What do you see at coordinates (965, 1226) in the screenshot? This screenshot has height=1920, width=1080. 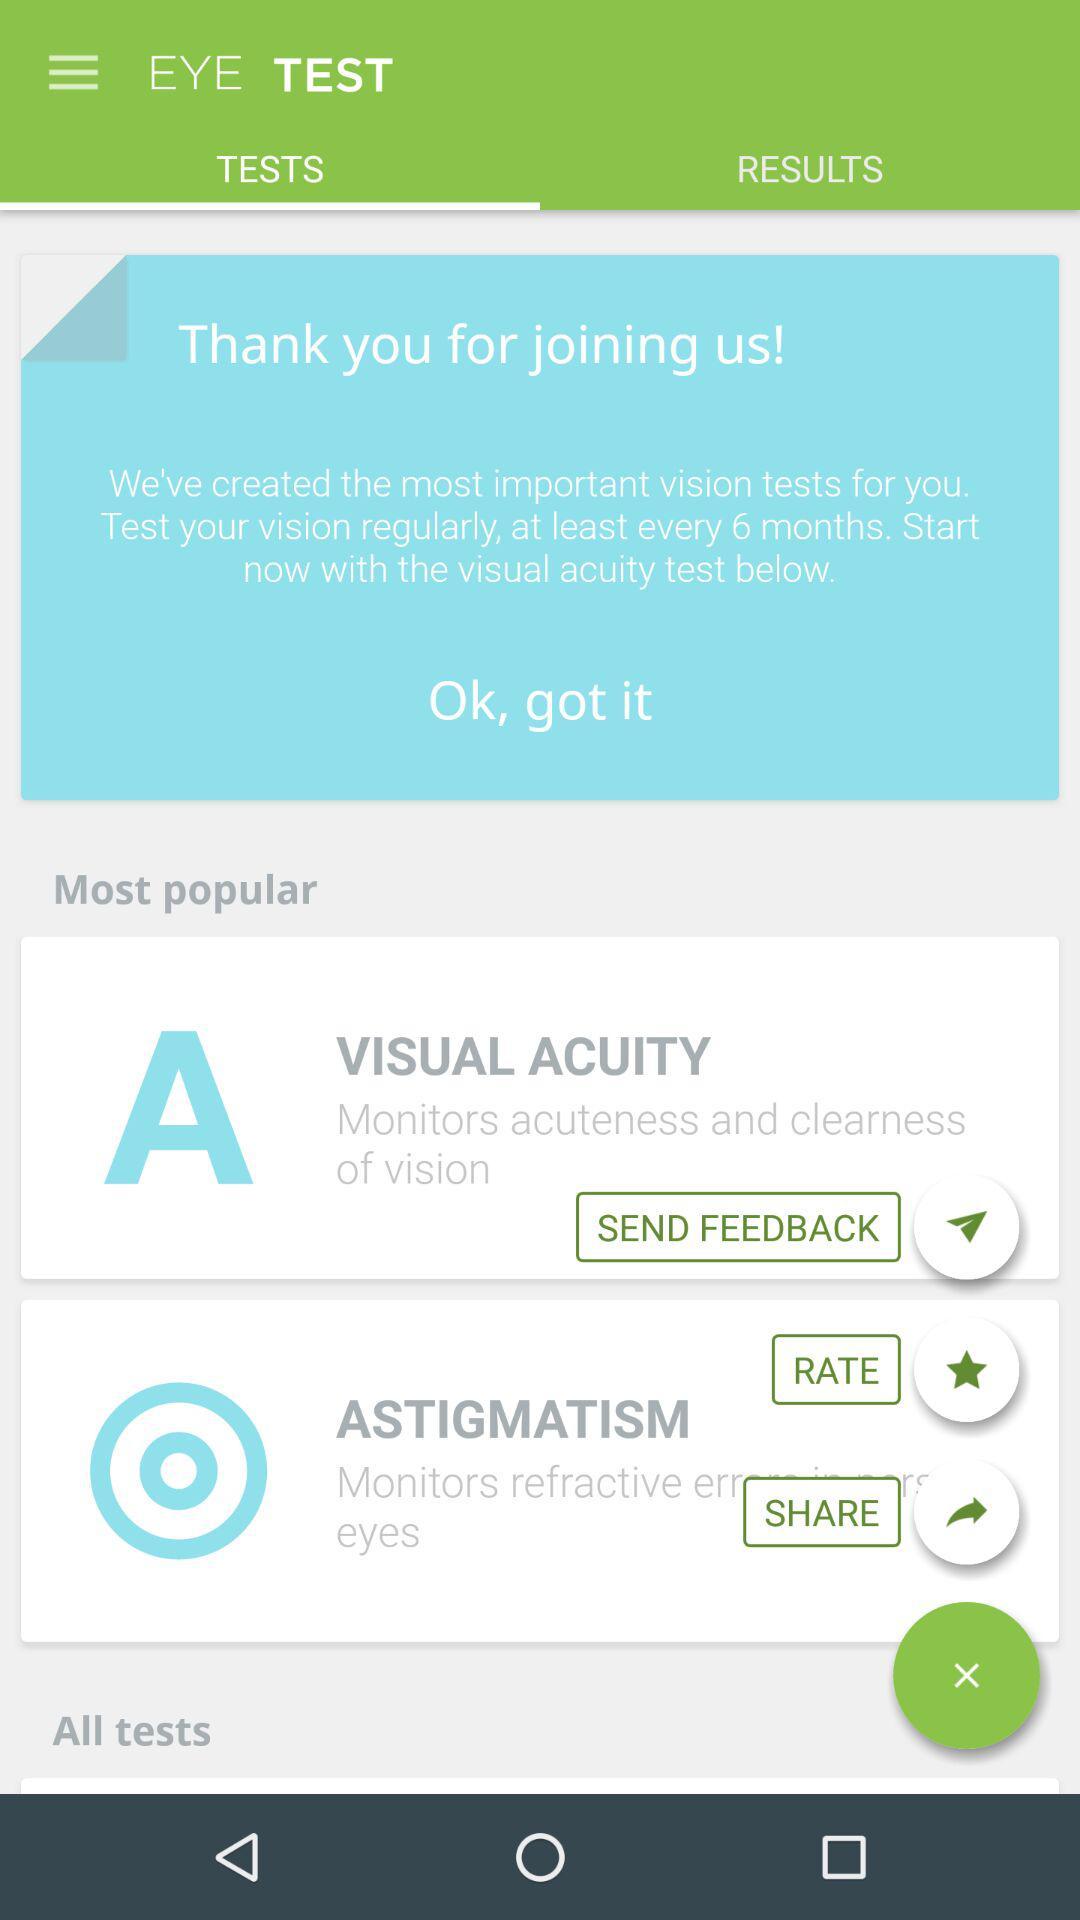 I see `send a feedback` at bounding box center [965, 1226].